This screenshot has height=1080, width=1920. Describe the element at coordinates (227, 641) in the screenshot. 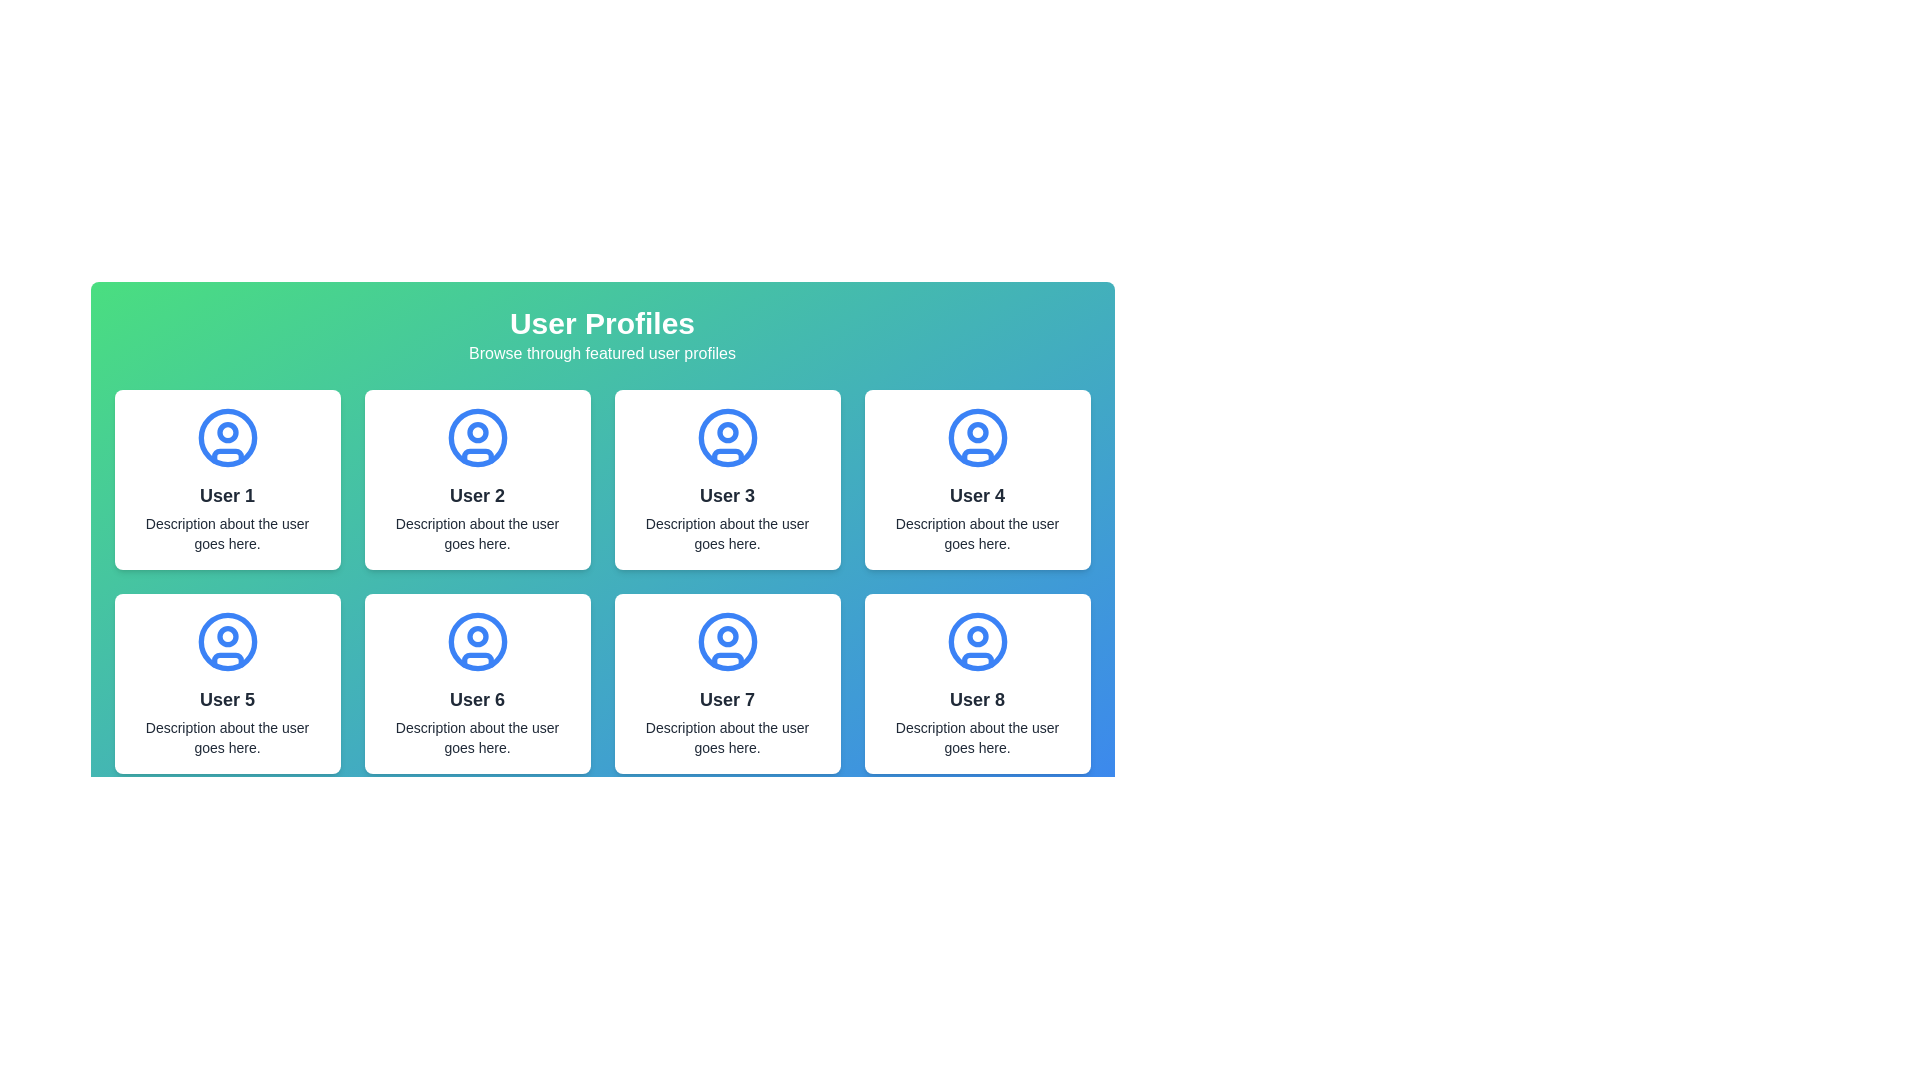

I see `the circular user profile avatar icon located in the fifth card labeled 'User 5', which has a blue outline and white fill` at that location.